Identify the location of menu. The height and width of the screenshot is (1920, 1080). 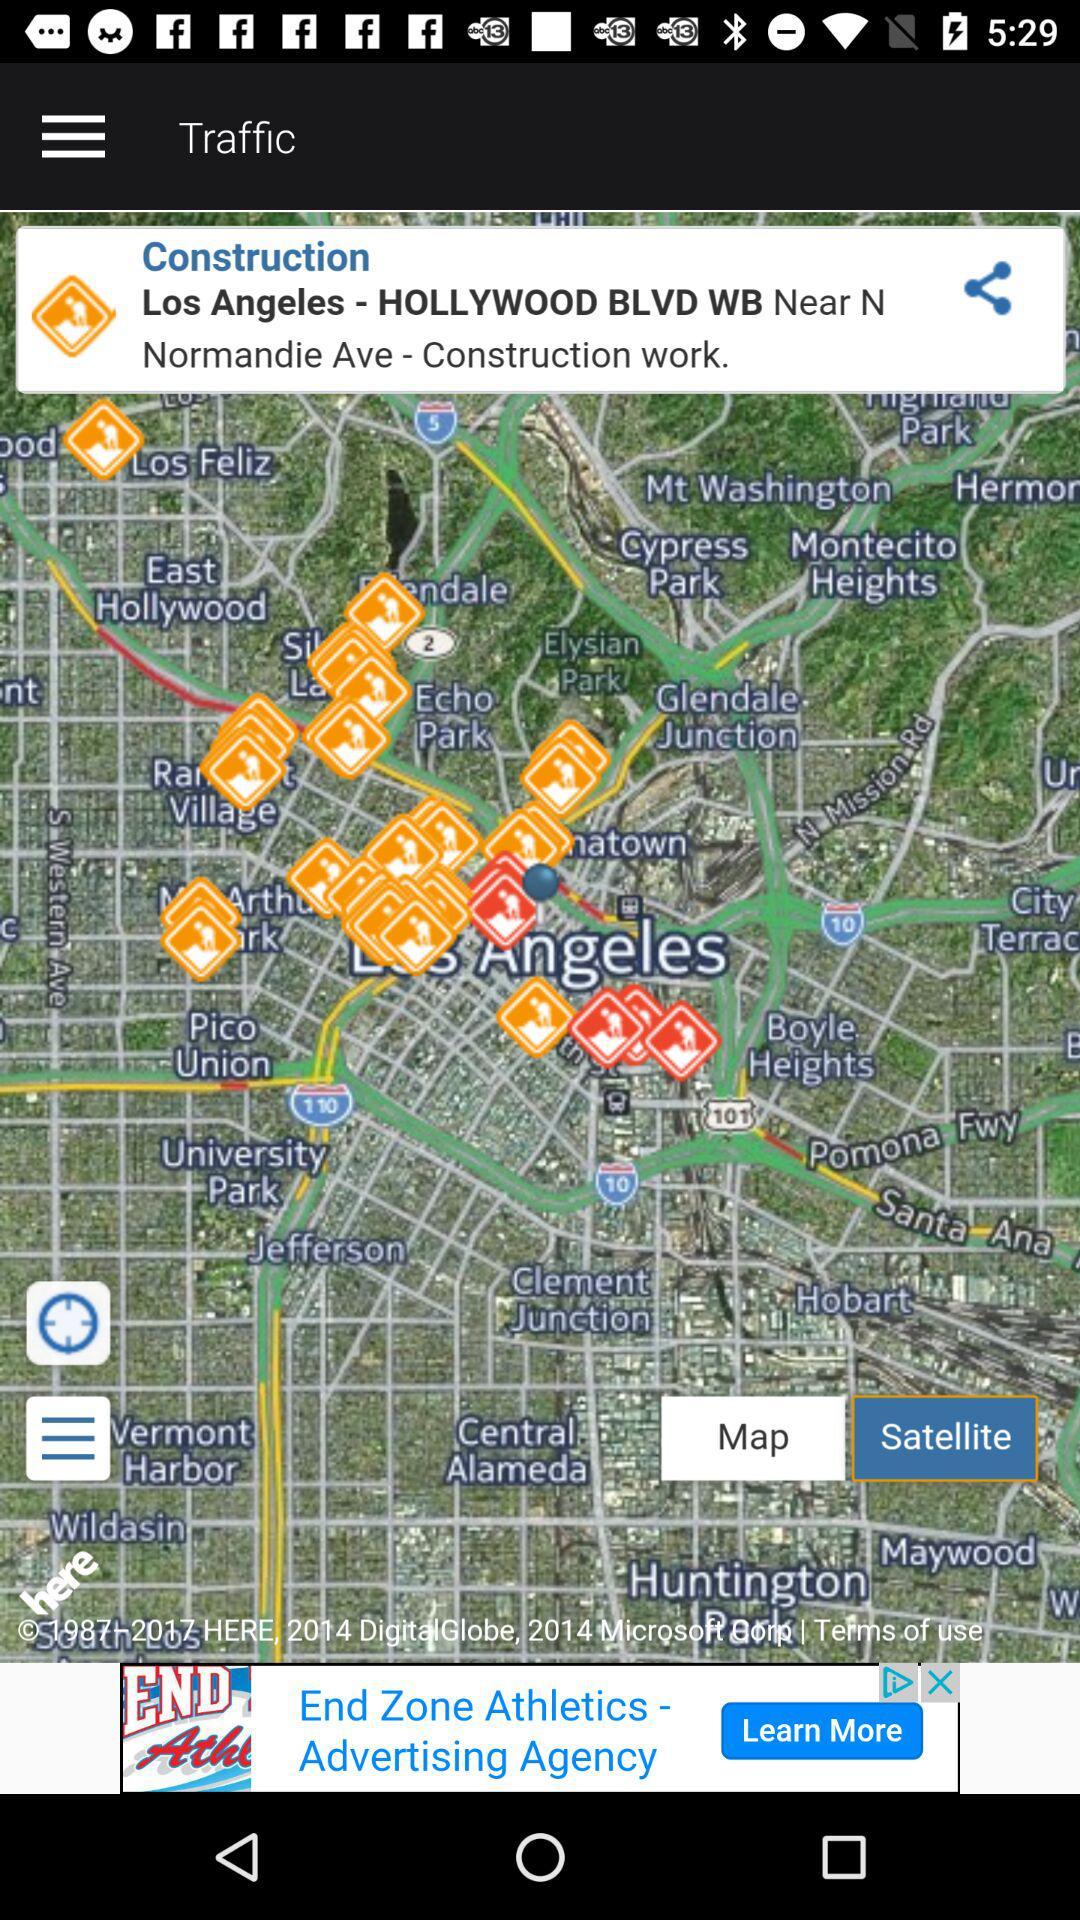
(72, 135).